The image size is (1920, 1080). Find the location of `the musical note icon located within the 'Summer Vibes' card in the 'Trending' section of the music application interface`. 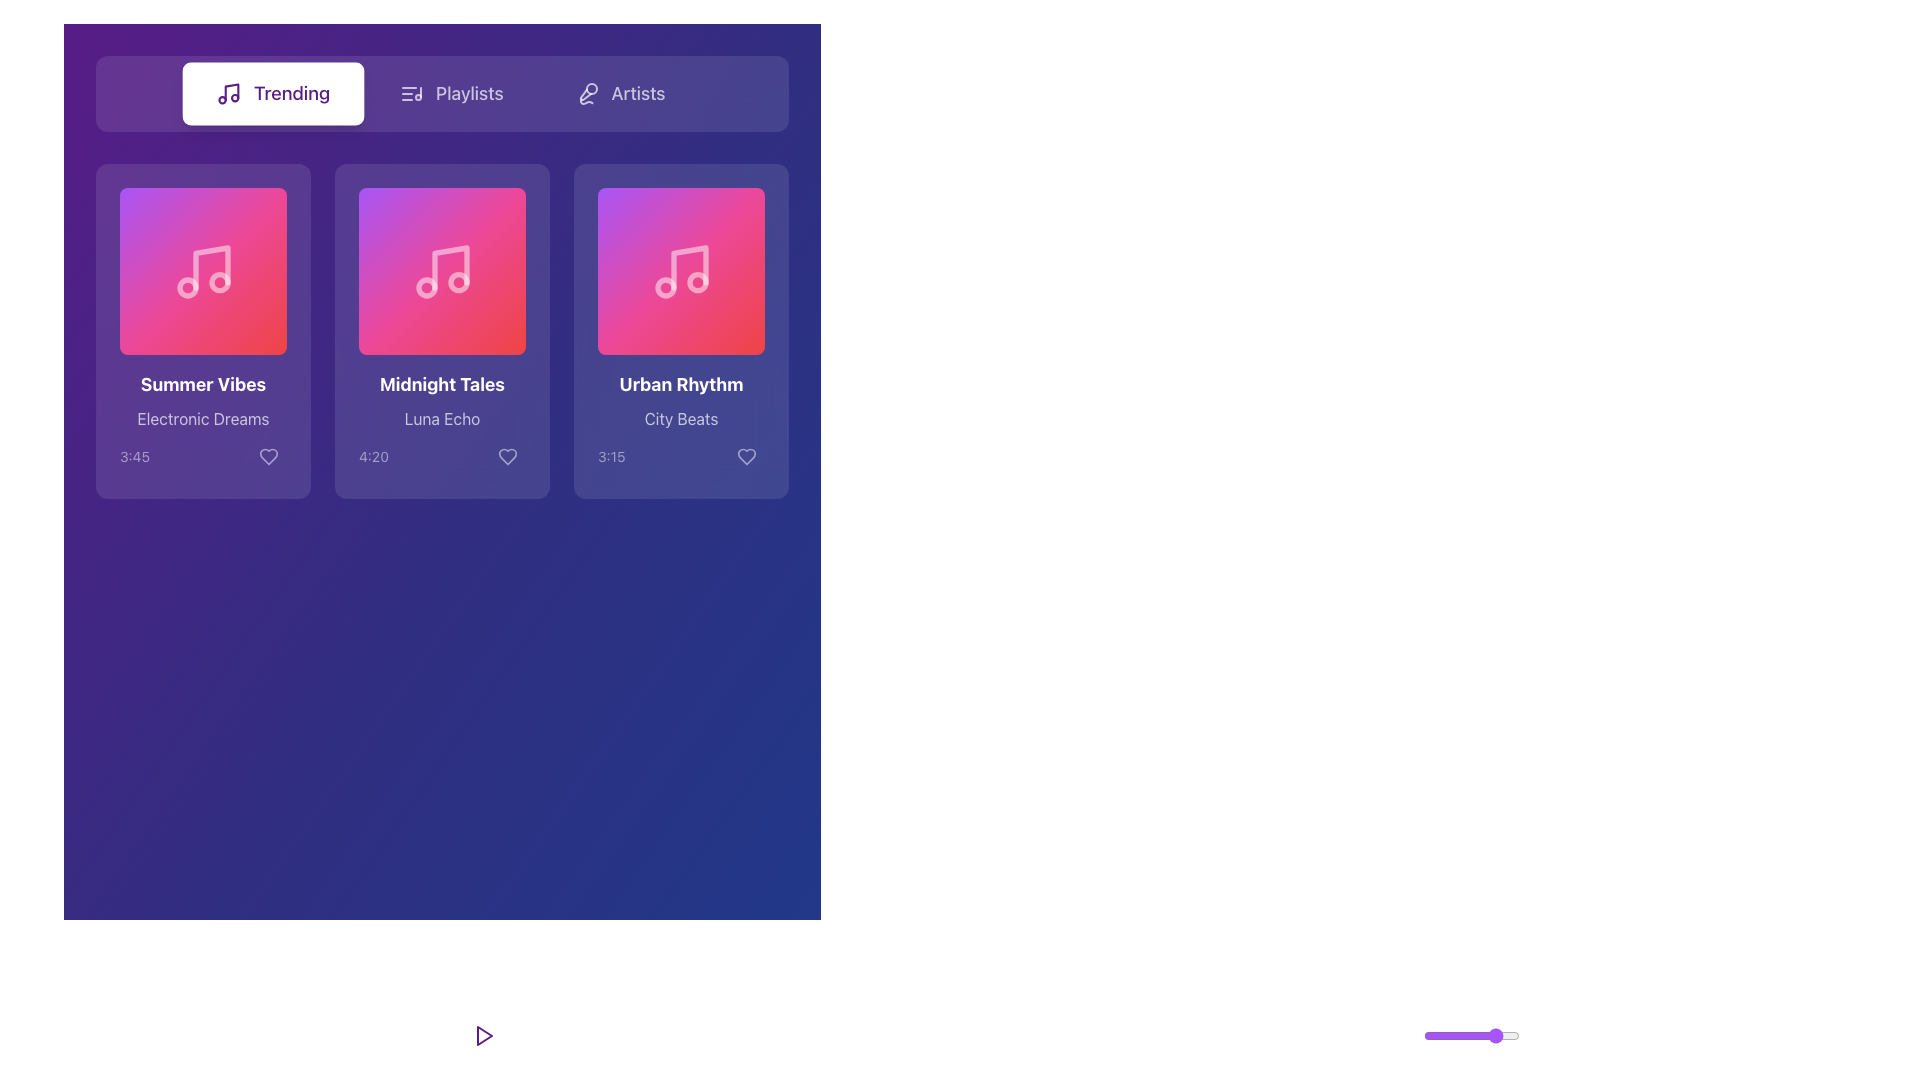

the musical note icon located within the 'Summer Vibes' card in the 'Trending' section of the music application interface is located at coordinates (211, 266).